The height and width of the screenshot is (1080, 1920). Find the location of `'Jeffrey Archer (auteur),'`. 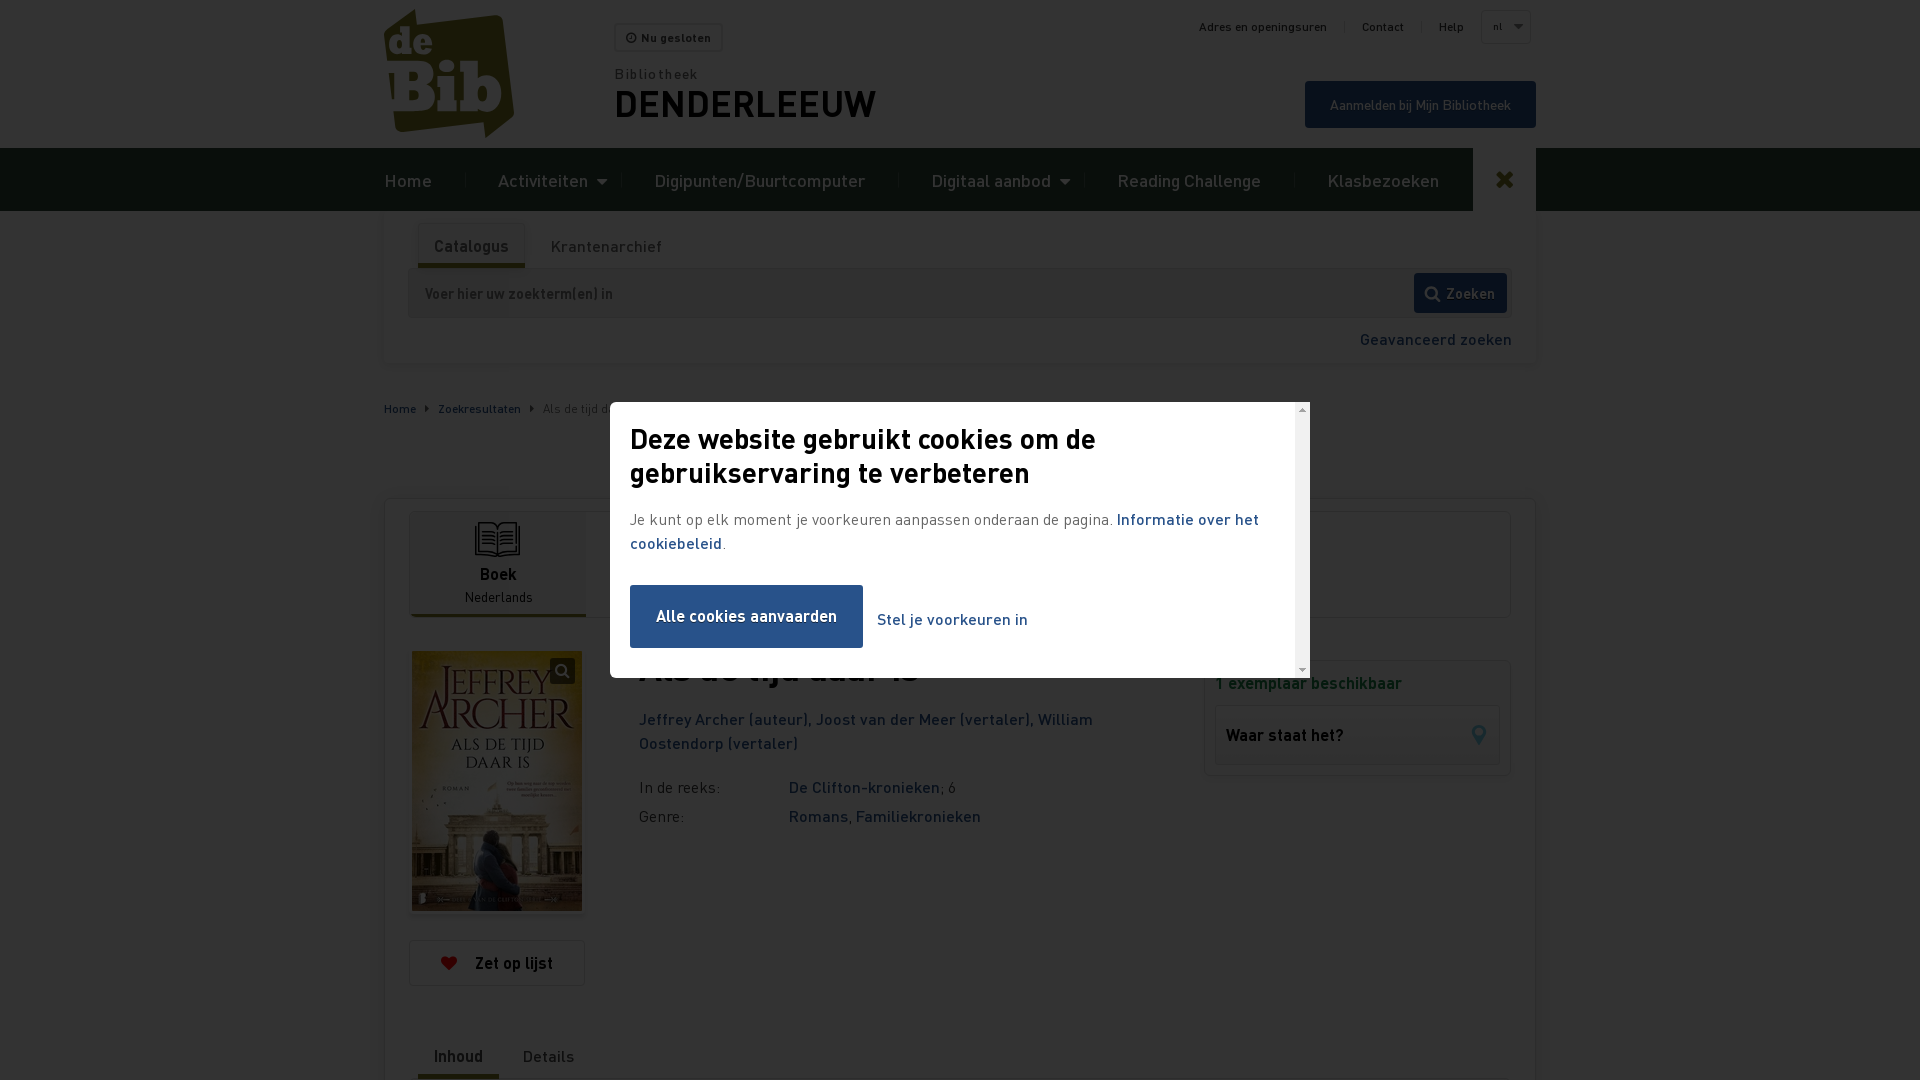

'Jeffrey Archer (auteur),' is located at coordinates (637, 717).